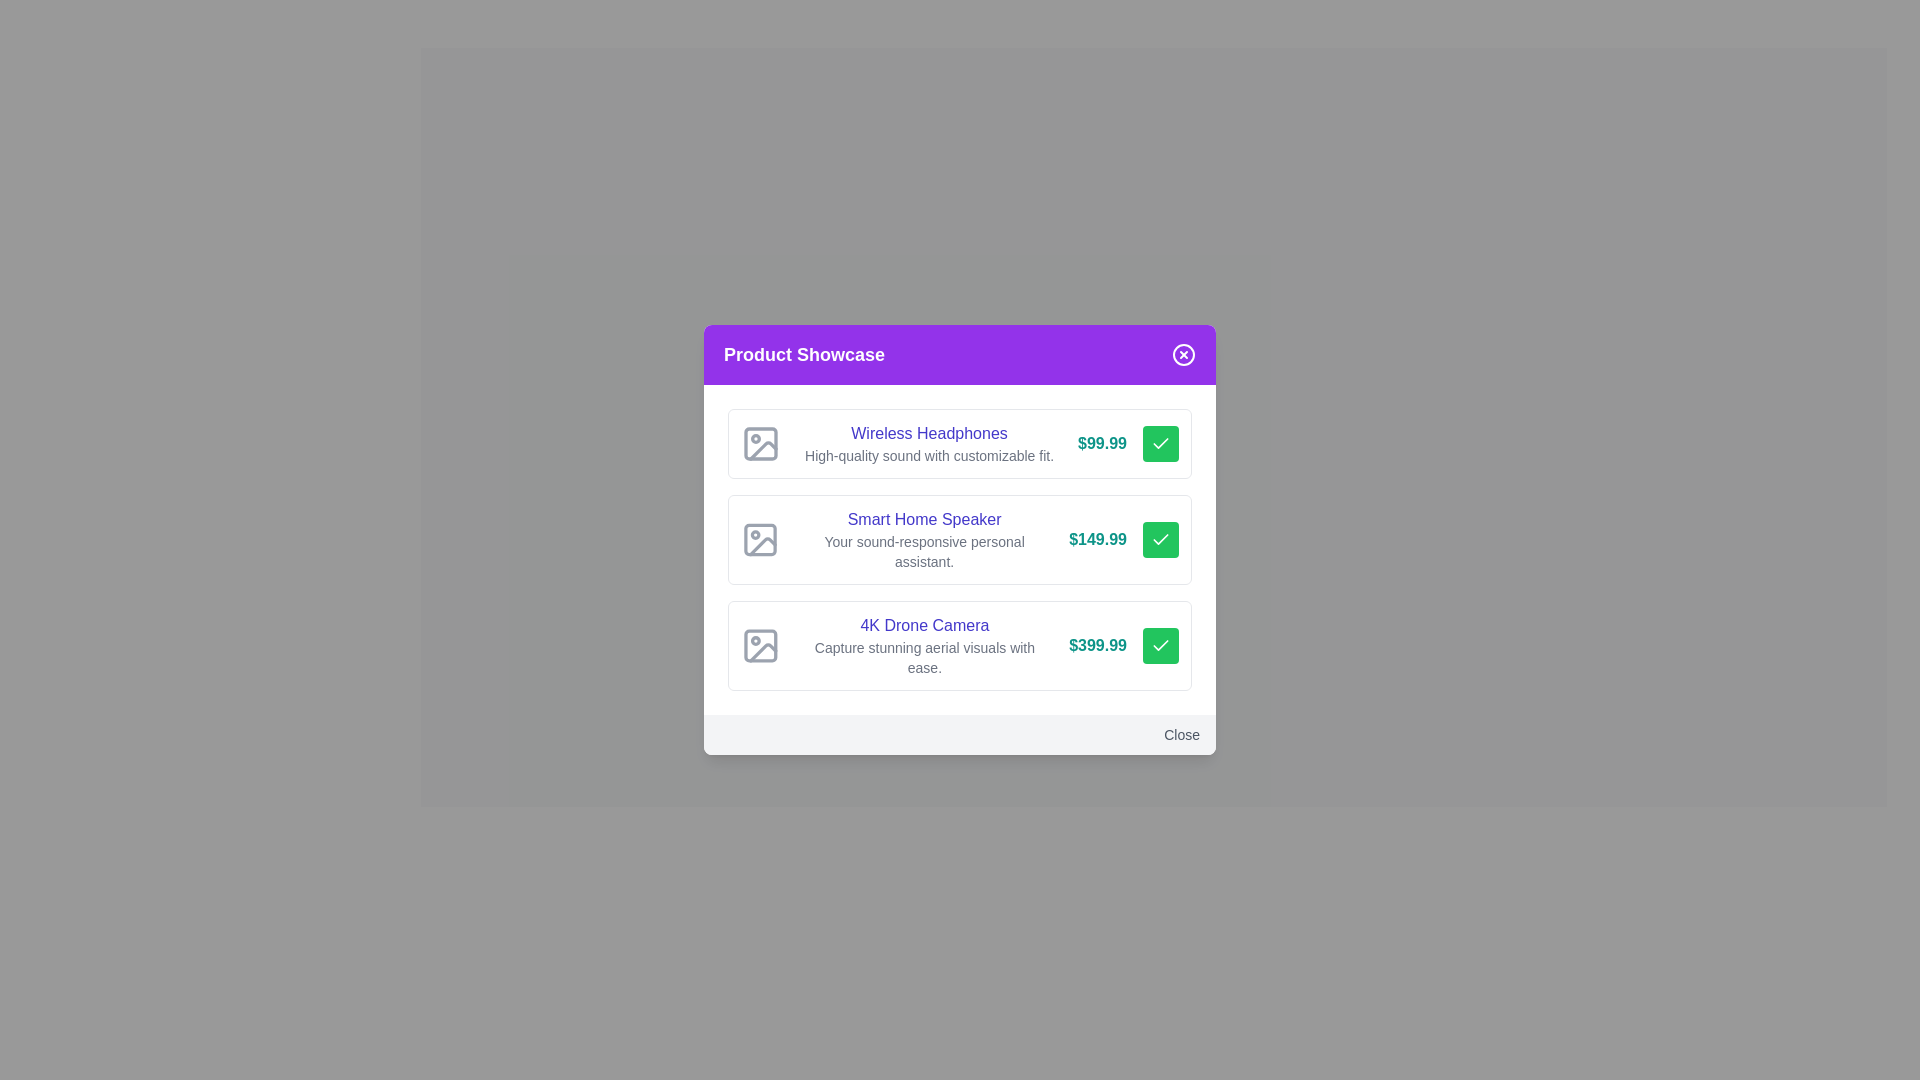  I want to click on the text description component for 'Wireless Headphones' in the 'Product Showcase' modal, so click(928, 442).